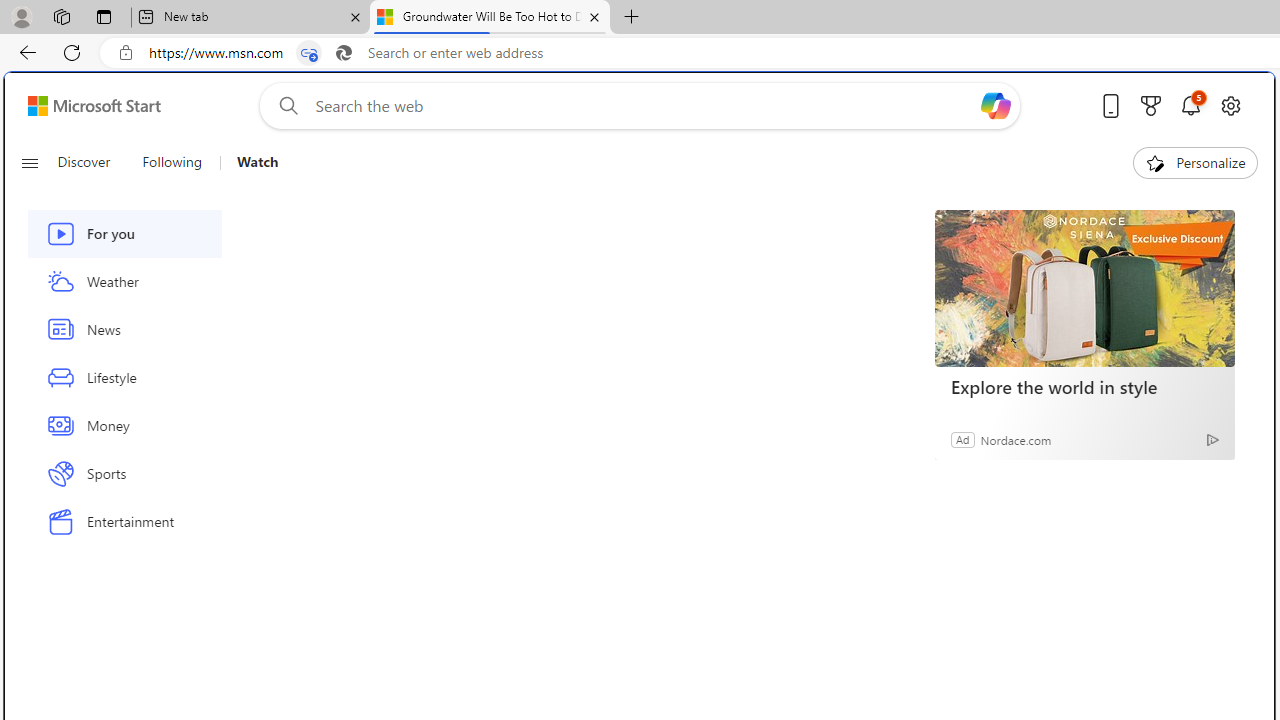 Image resolution: width=1280 pixels, height=720 pixels. What do you see at coordinates (93, 105) in the screenshot?
I see `'Microsoft Start'` at bounding box center [93, 105].